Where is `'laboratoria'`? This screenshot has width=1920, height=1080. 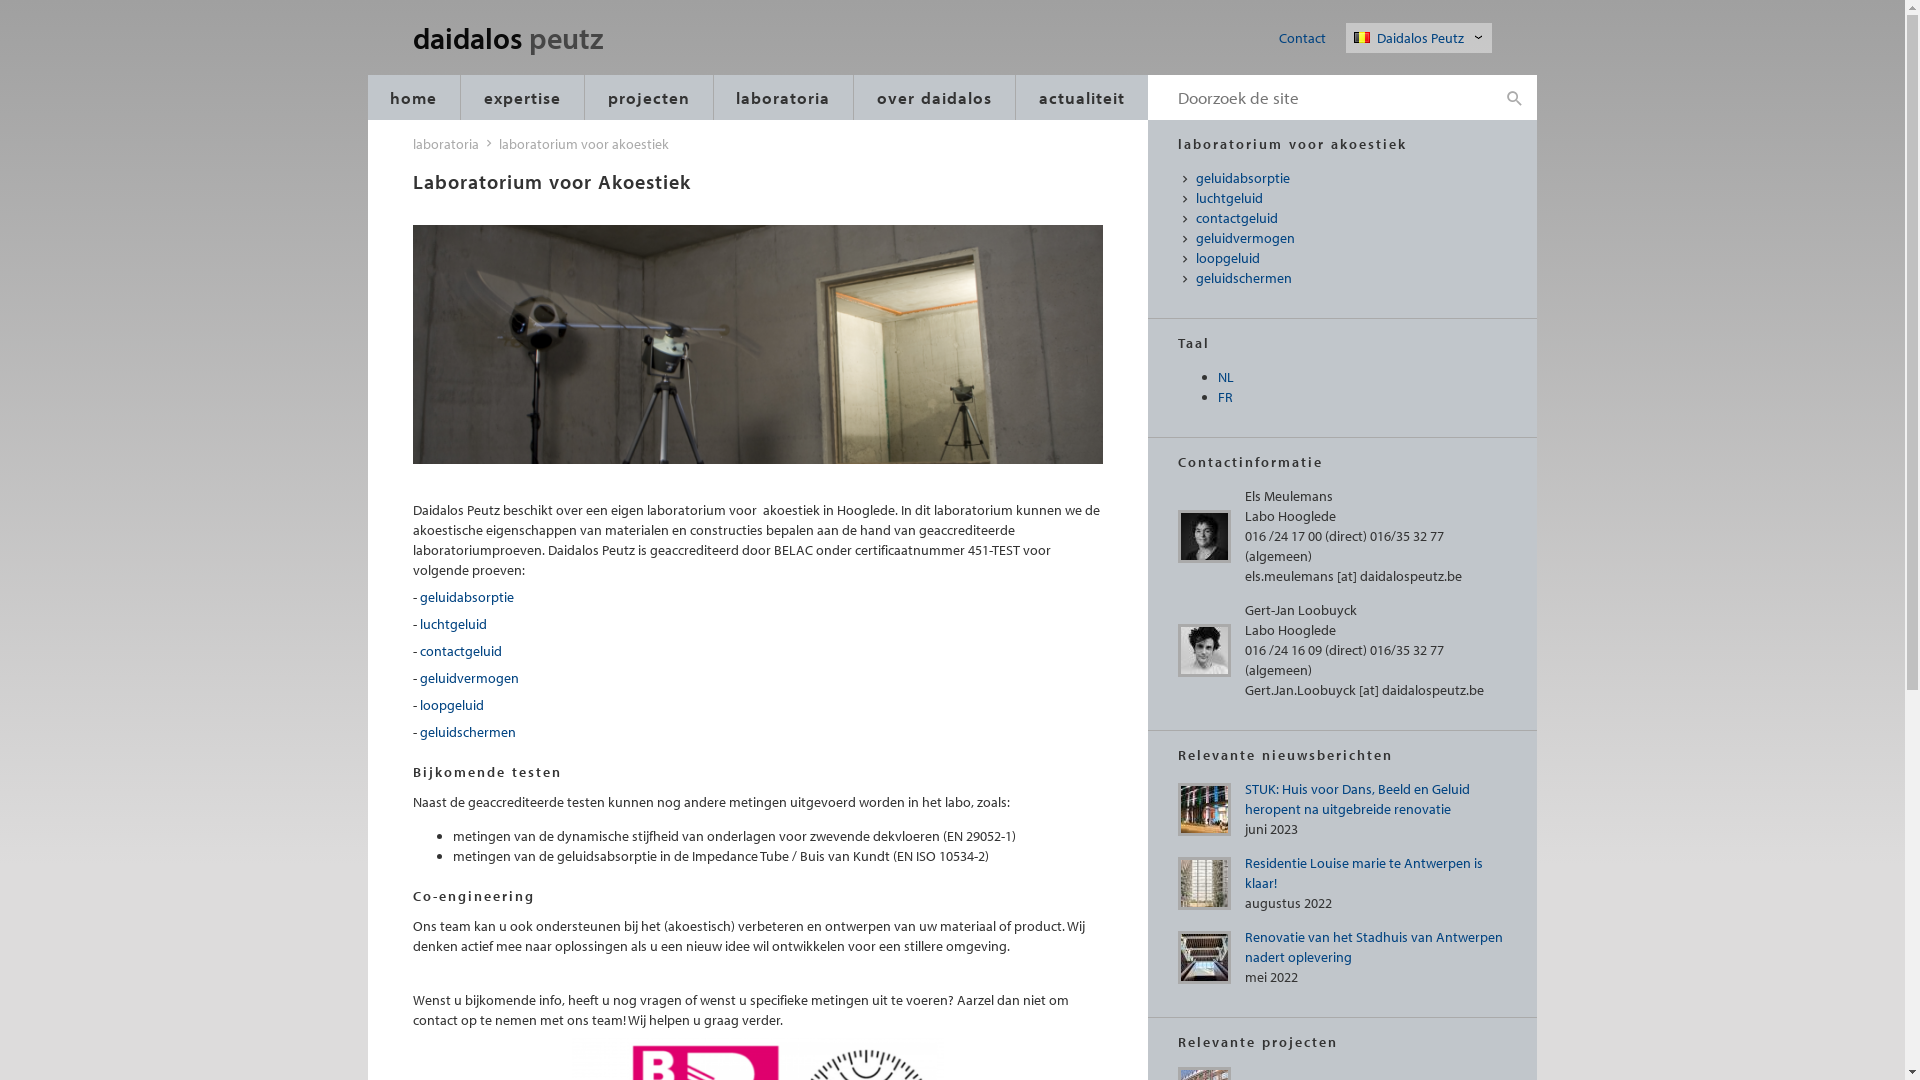
'laboratoria' is located at coordinates (714, 97).